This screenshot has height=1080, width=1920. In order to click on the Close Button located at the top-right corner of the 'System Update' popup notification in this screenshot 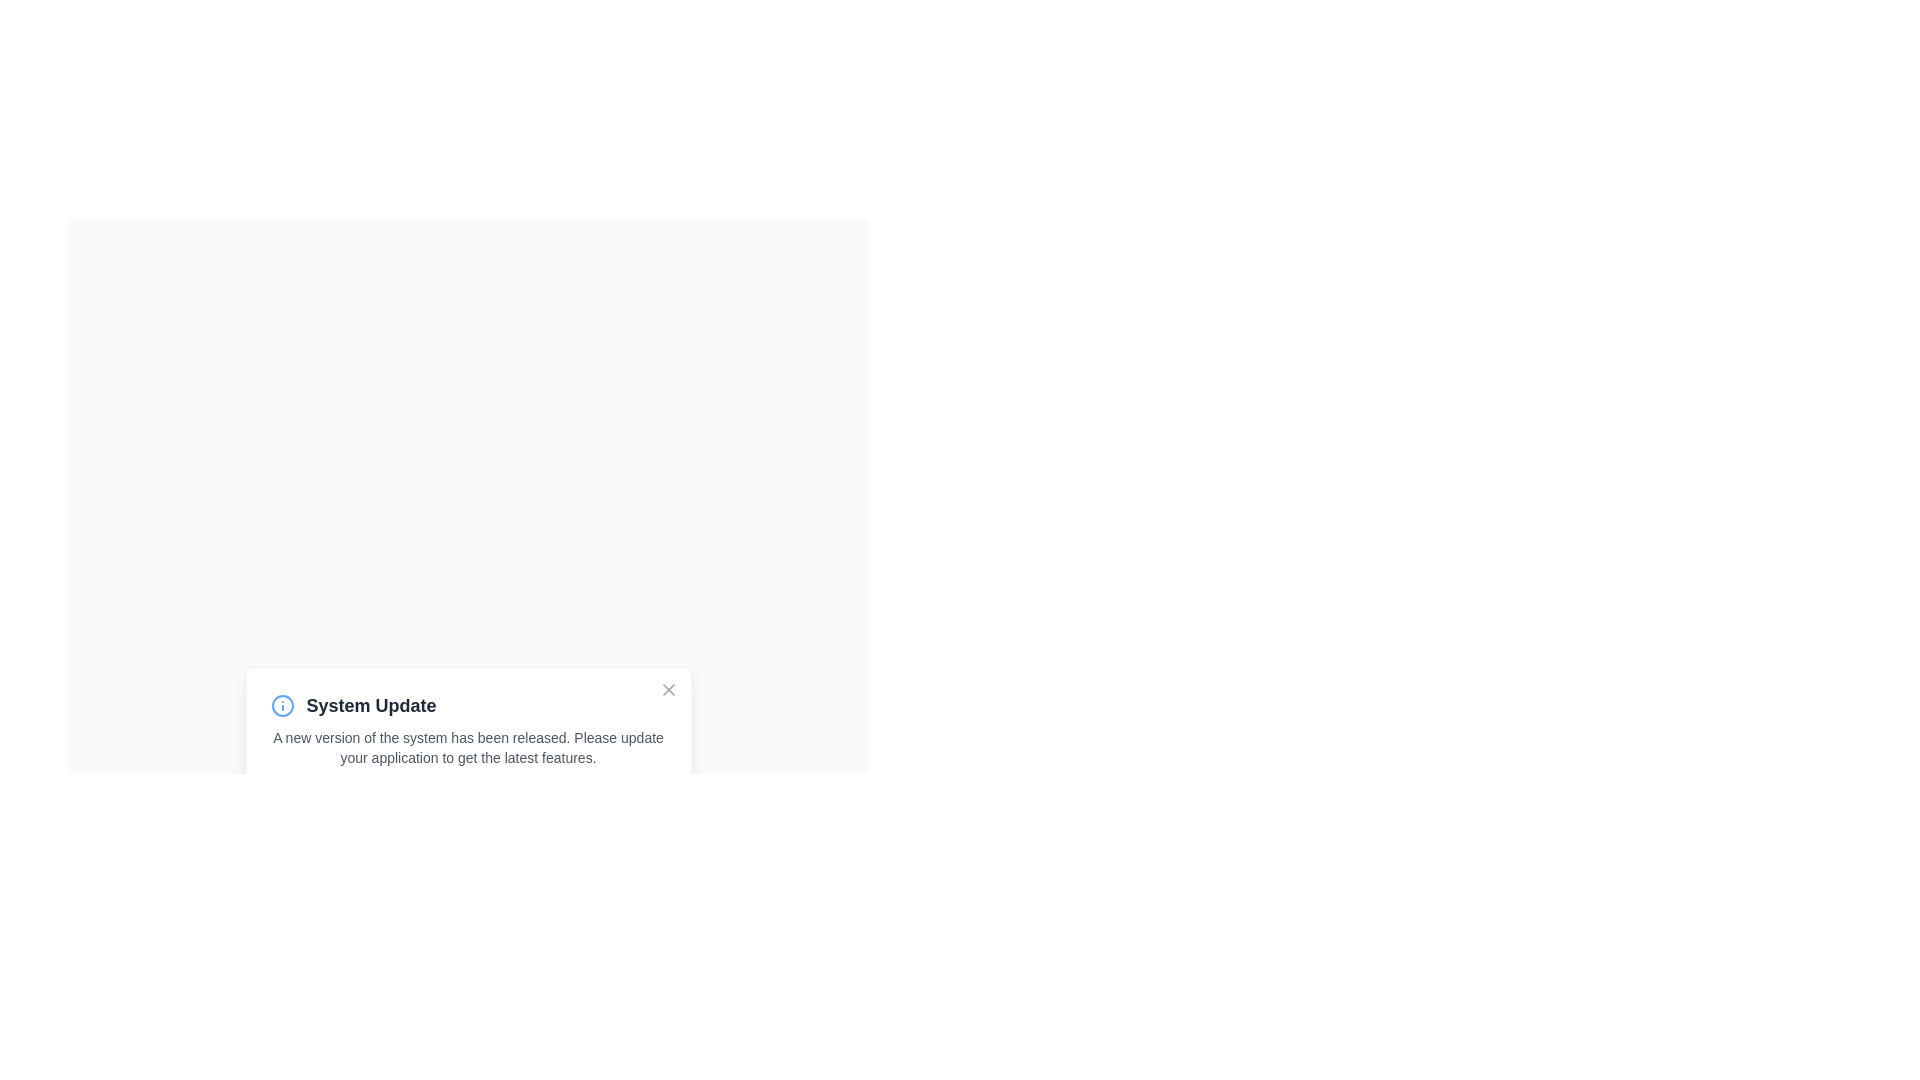, I will do `click(668, 689)`.